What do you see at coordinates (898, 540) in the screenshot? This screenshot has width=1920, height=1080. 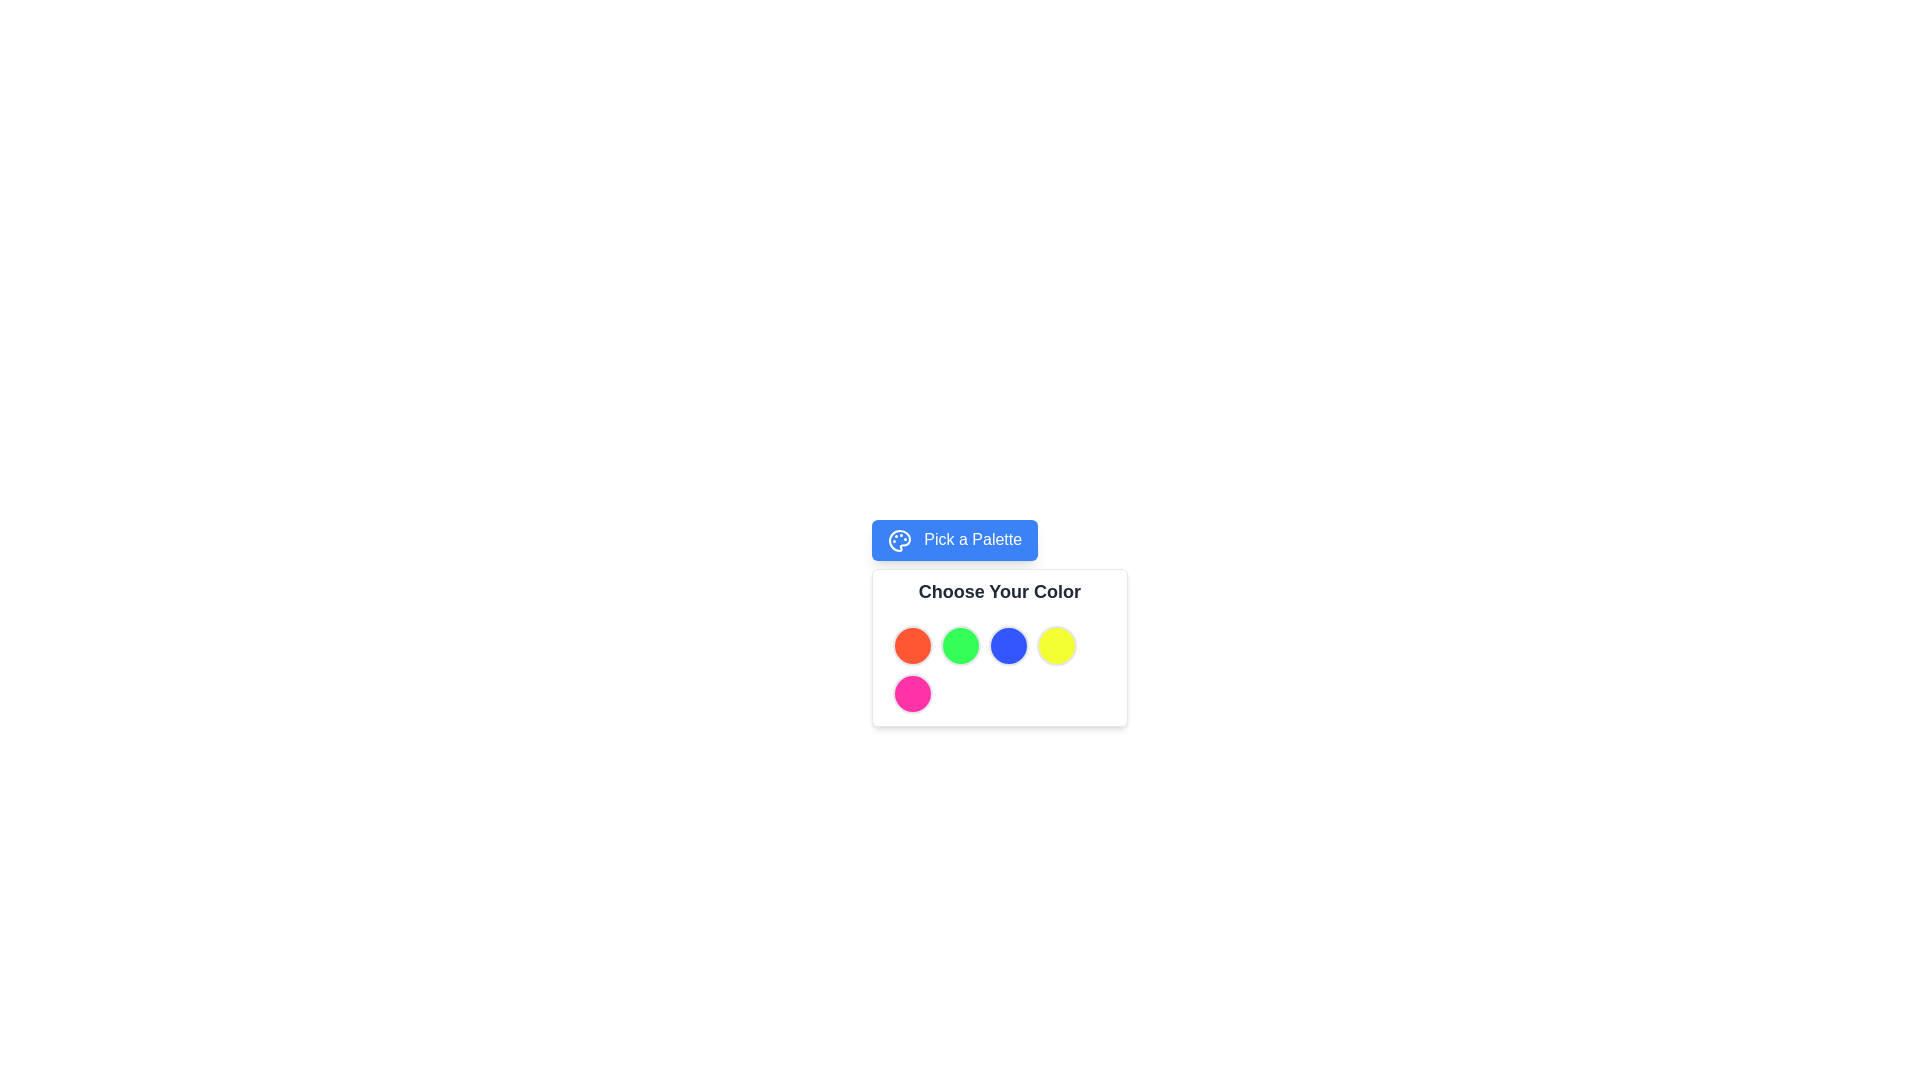 I see `the circular SVG icon resembling a color palette located inside the blue button labeled 'Pick a Palette'` at bounding box center [898, 540].